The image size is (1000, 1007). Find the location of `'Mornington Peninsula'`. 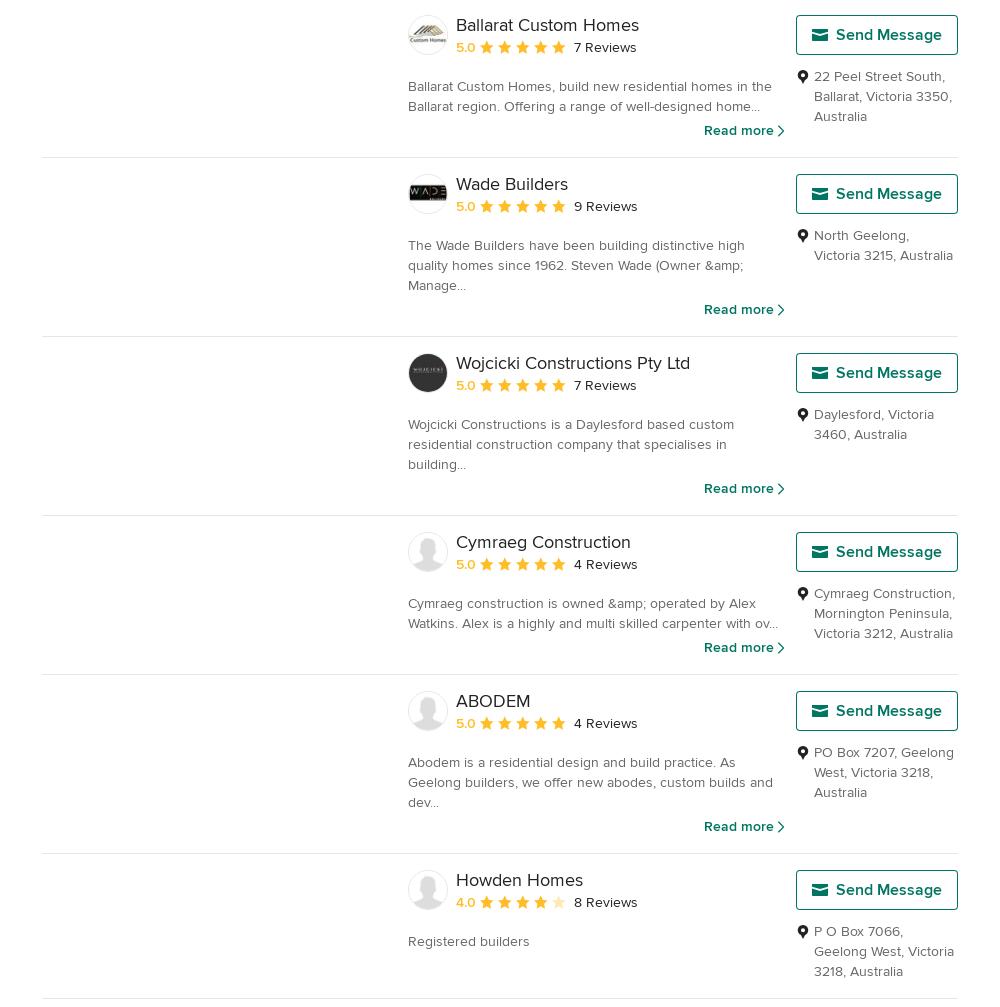

'Mornington Peninsula' is located at coordinates (881, 612).